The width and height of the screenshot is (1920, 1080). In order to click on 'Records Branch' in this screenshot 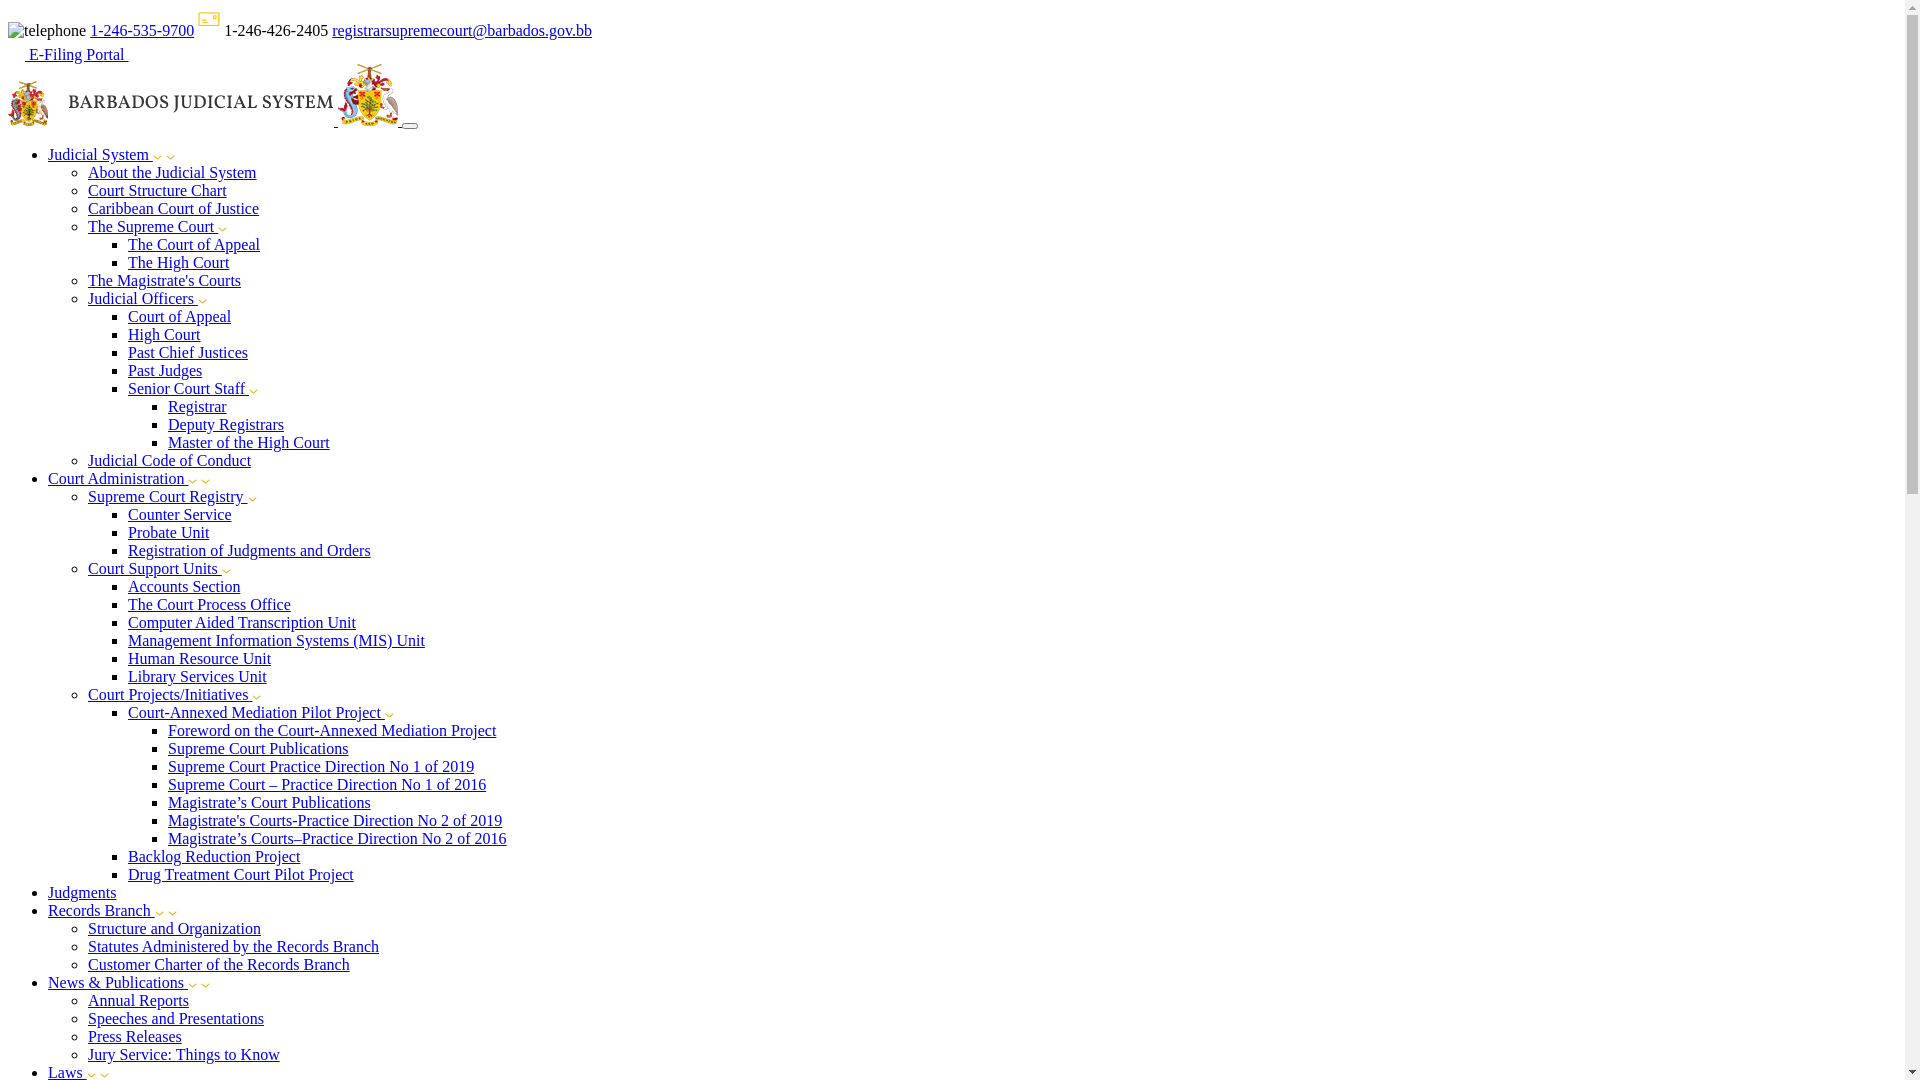, I will do `click(48, 910)`.